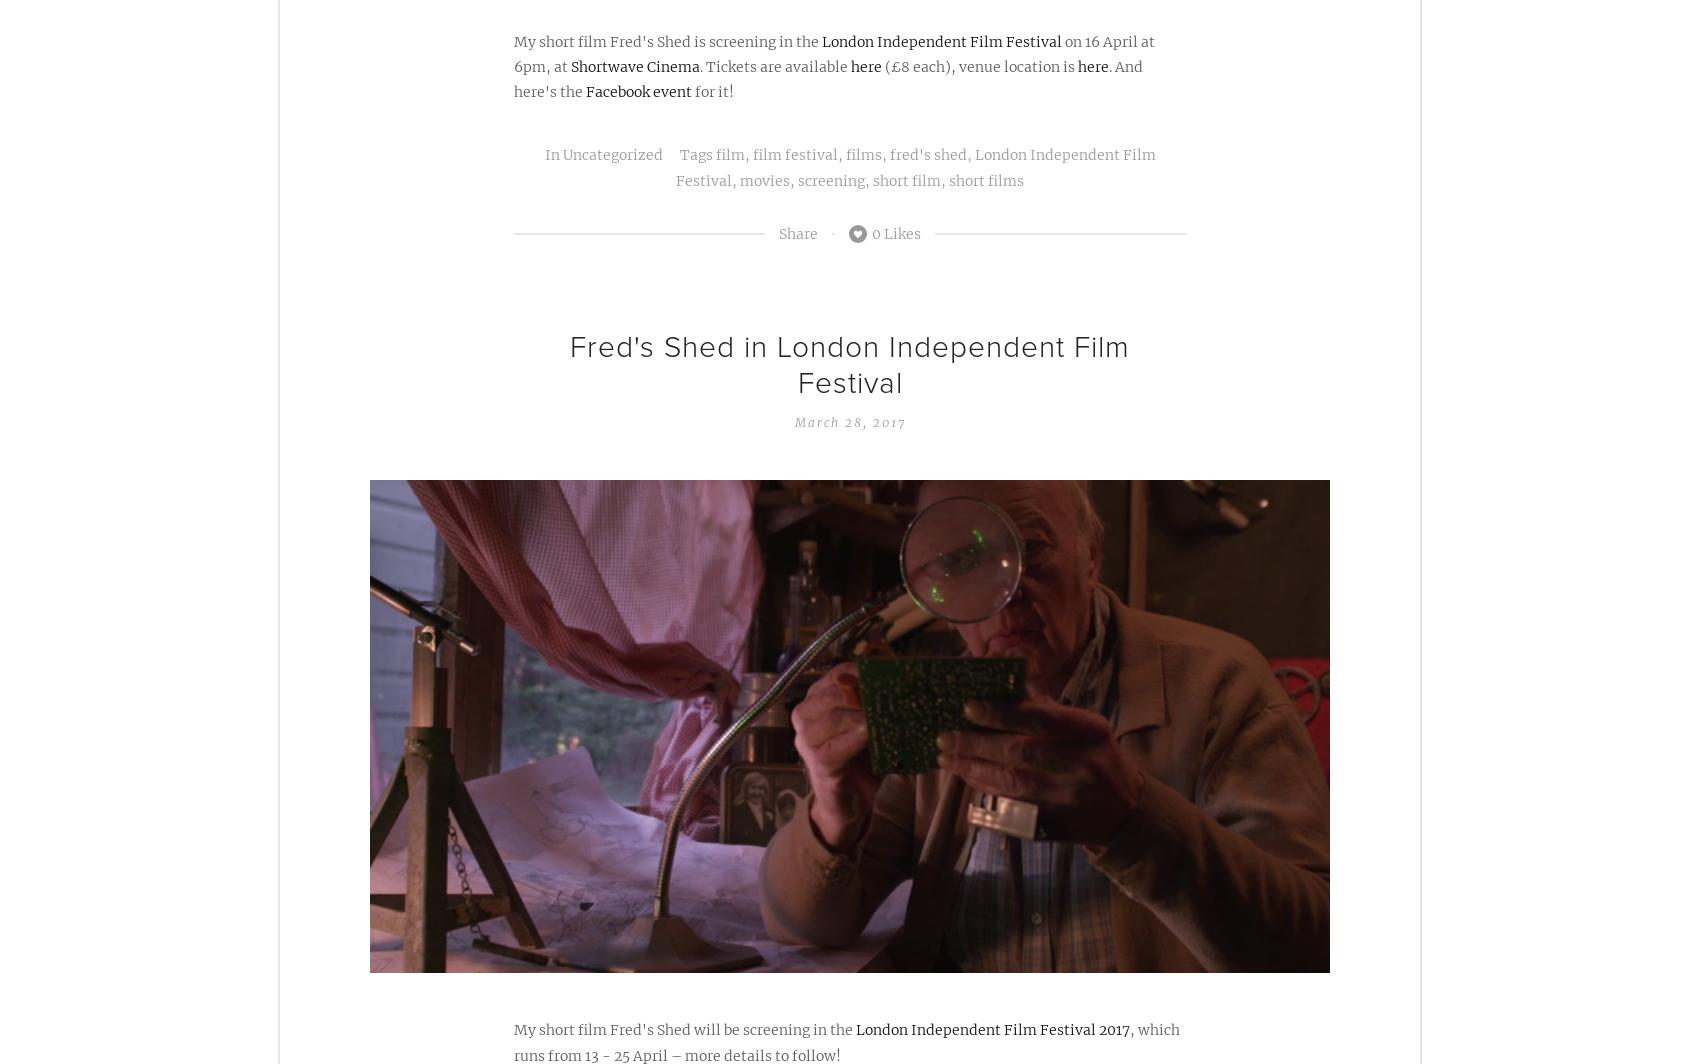  What do you see at coordinates (991, 1029) in the screenshot?
I see `'London Independent Film Festival 2017'` at bounding box center [991, 1029].